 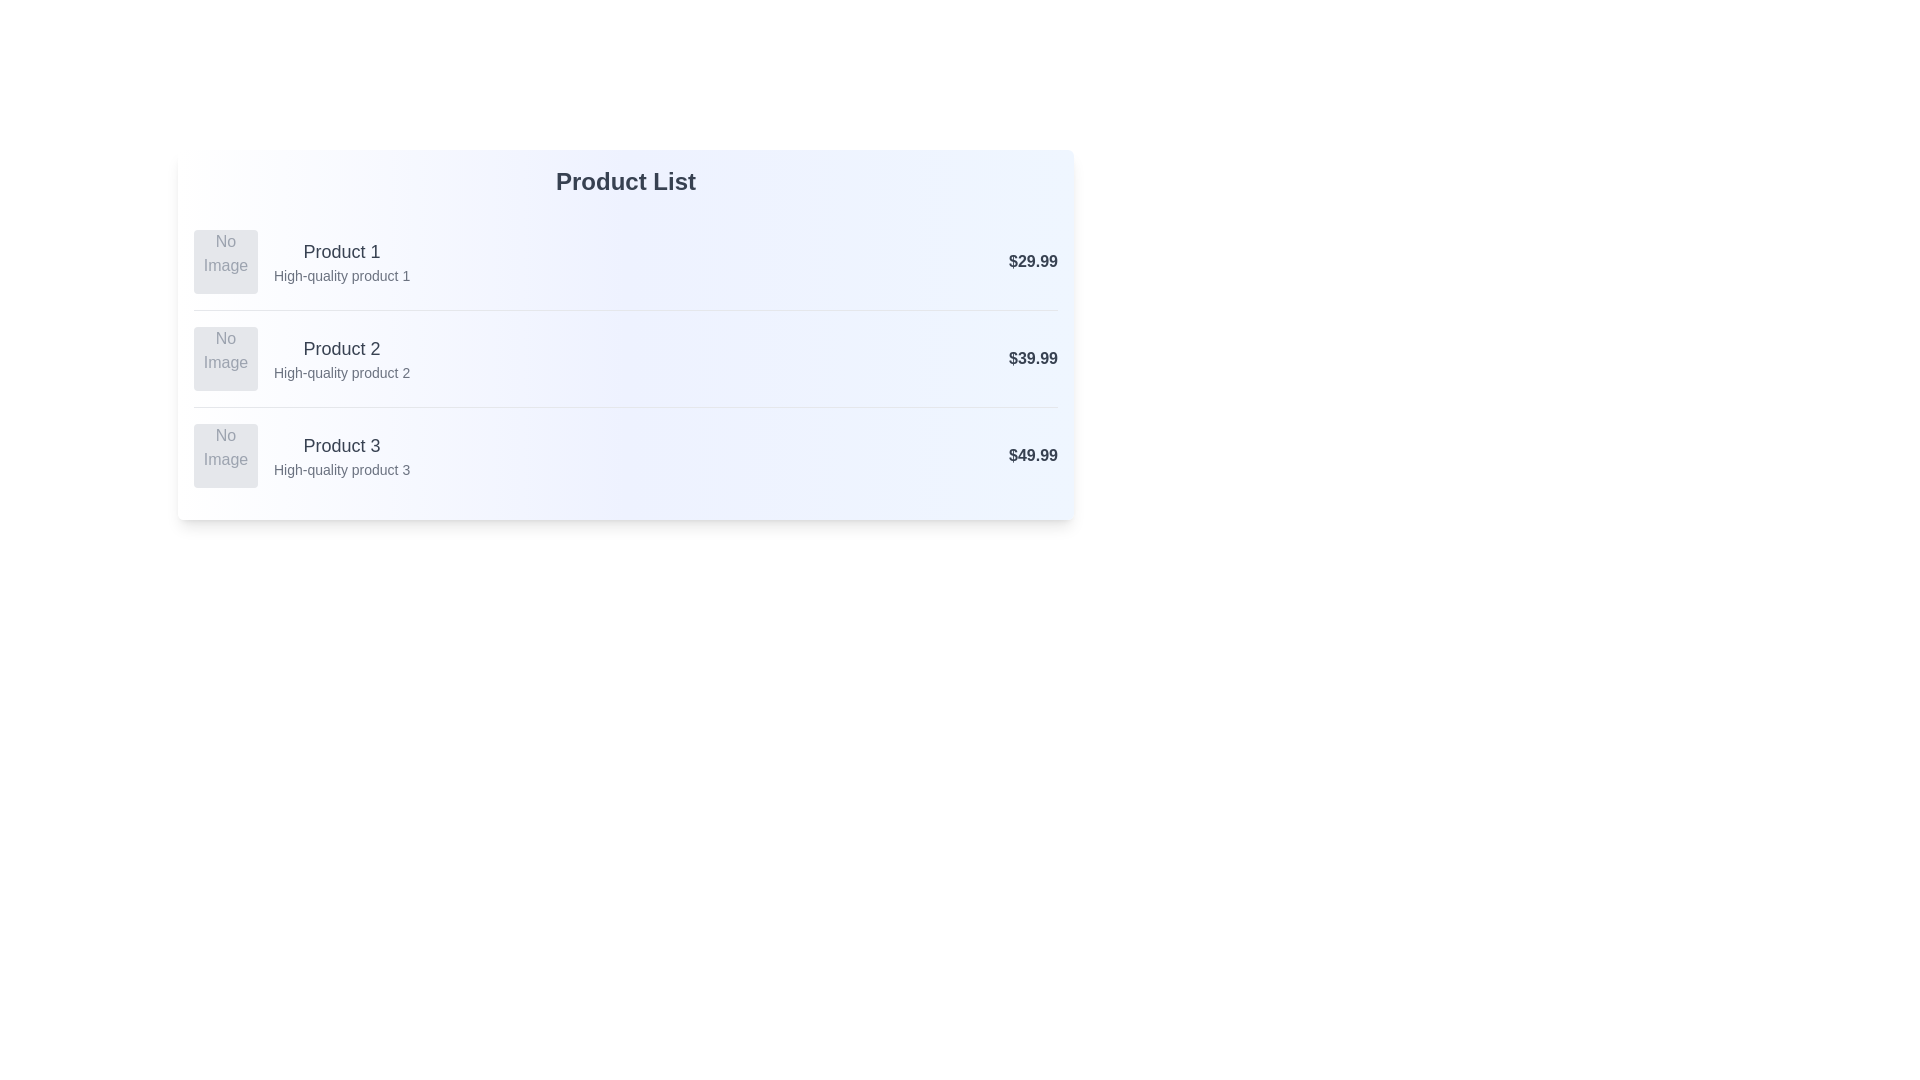 I want to click on the price of Product 1 to examine its details, so click(x=1033, y=261).